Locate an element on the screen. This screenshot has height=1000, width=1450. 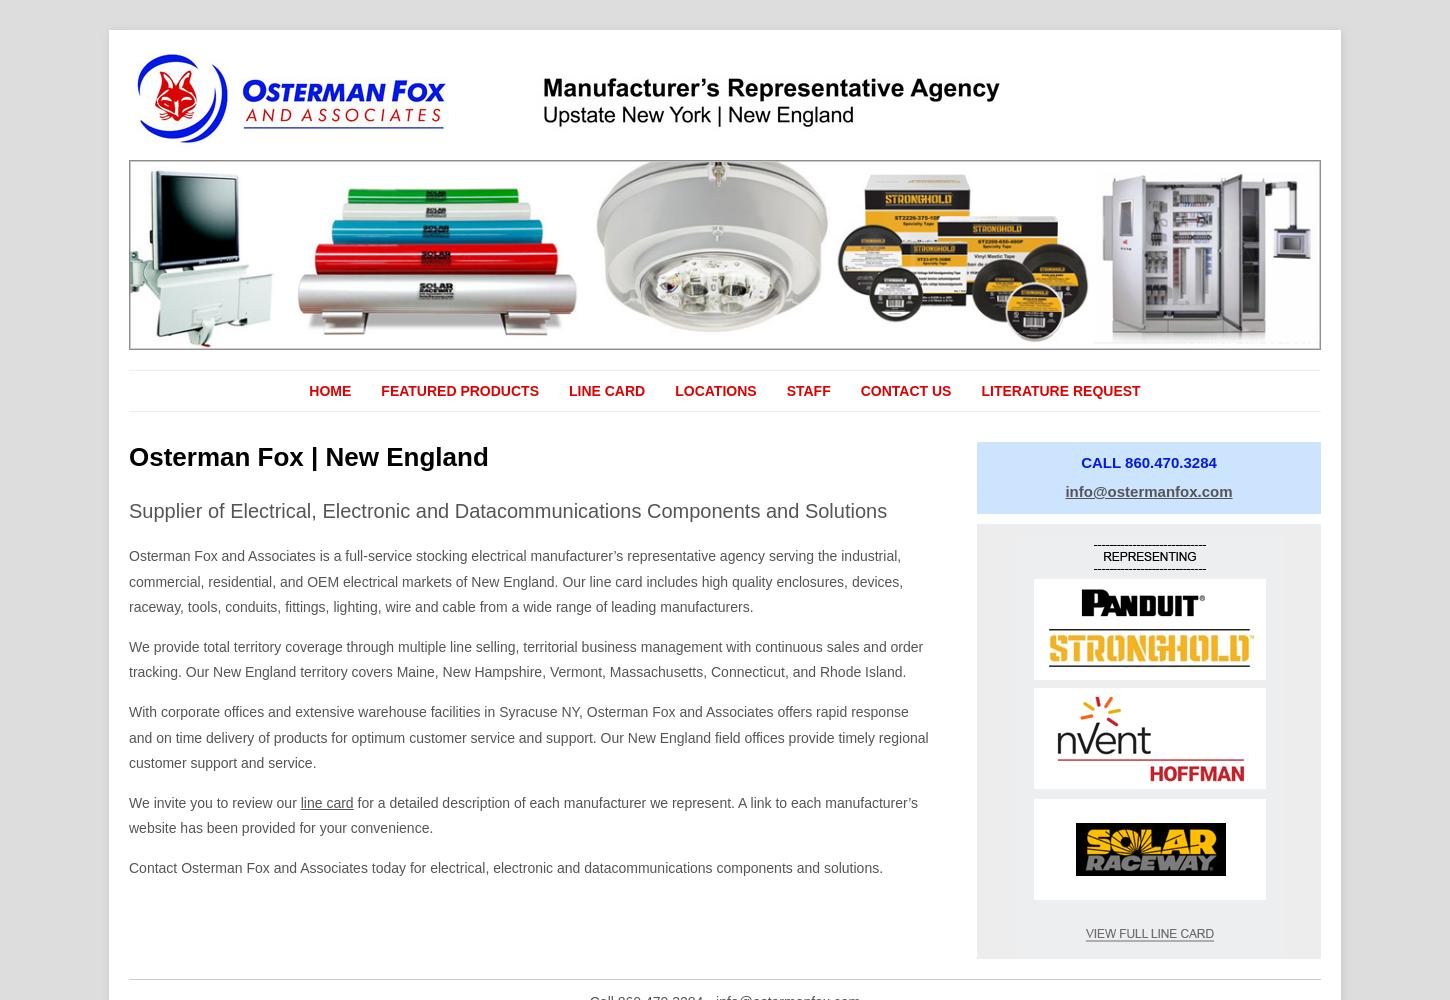
'Osterman Fox and Associates is a full-service stocking electrical manufacturer’s representative agency serving the industrial, commercial, residential, and OEM electrical markets of New England. Our line card includes high quality enclosures, devices, raceway, tools, conduits, fittings, lighting, wire and cable from a wide range of leading manufacturers.' is located at coordinates (516, 580).